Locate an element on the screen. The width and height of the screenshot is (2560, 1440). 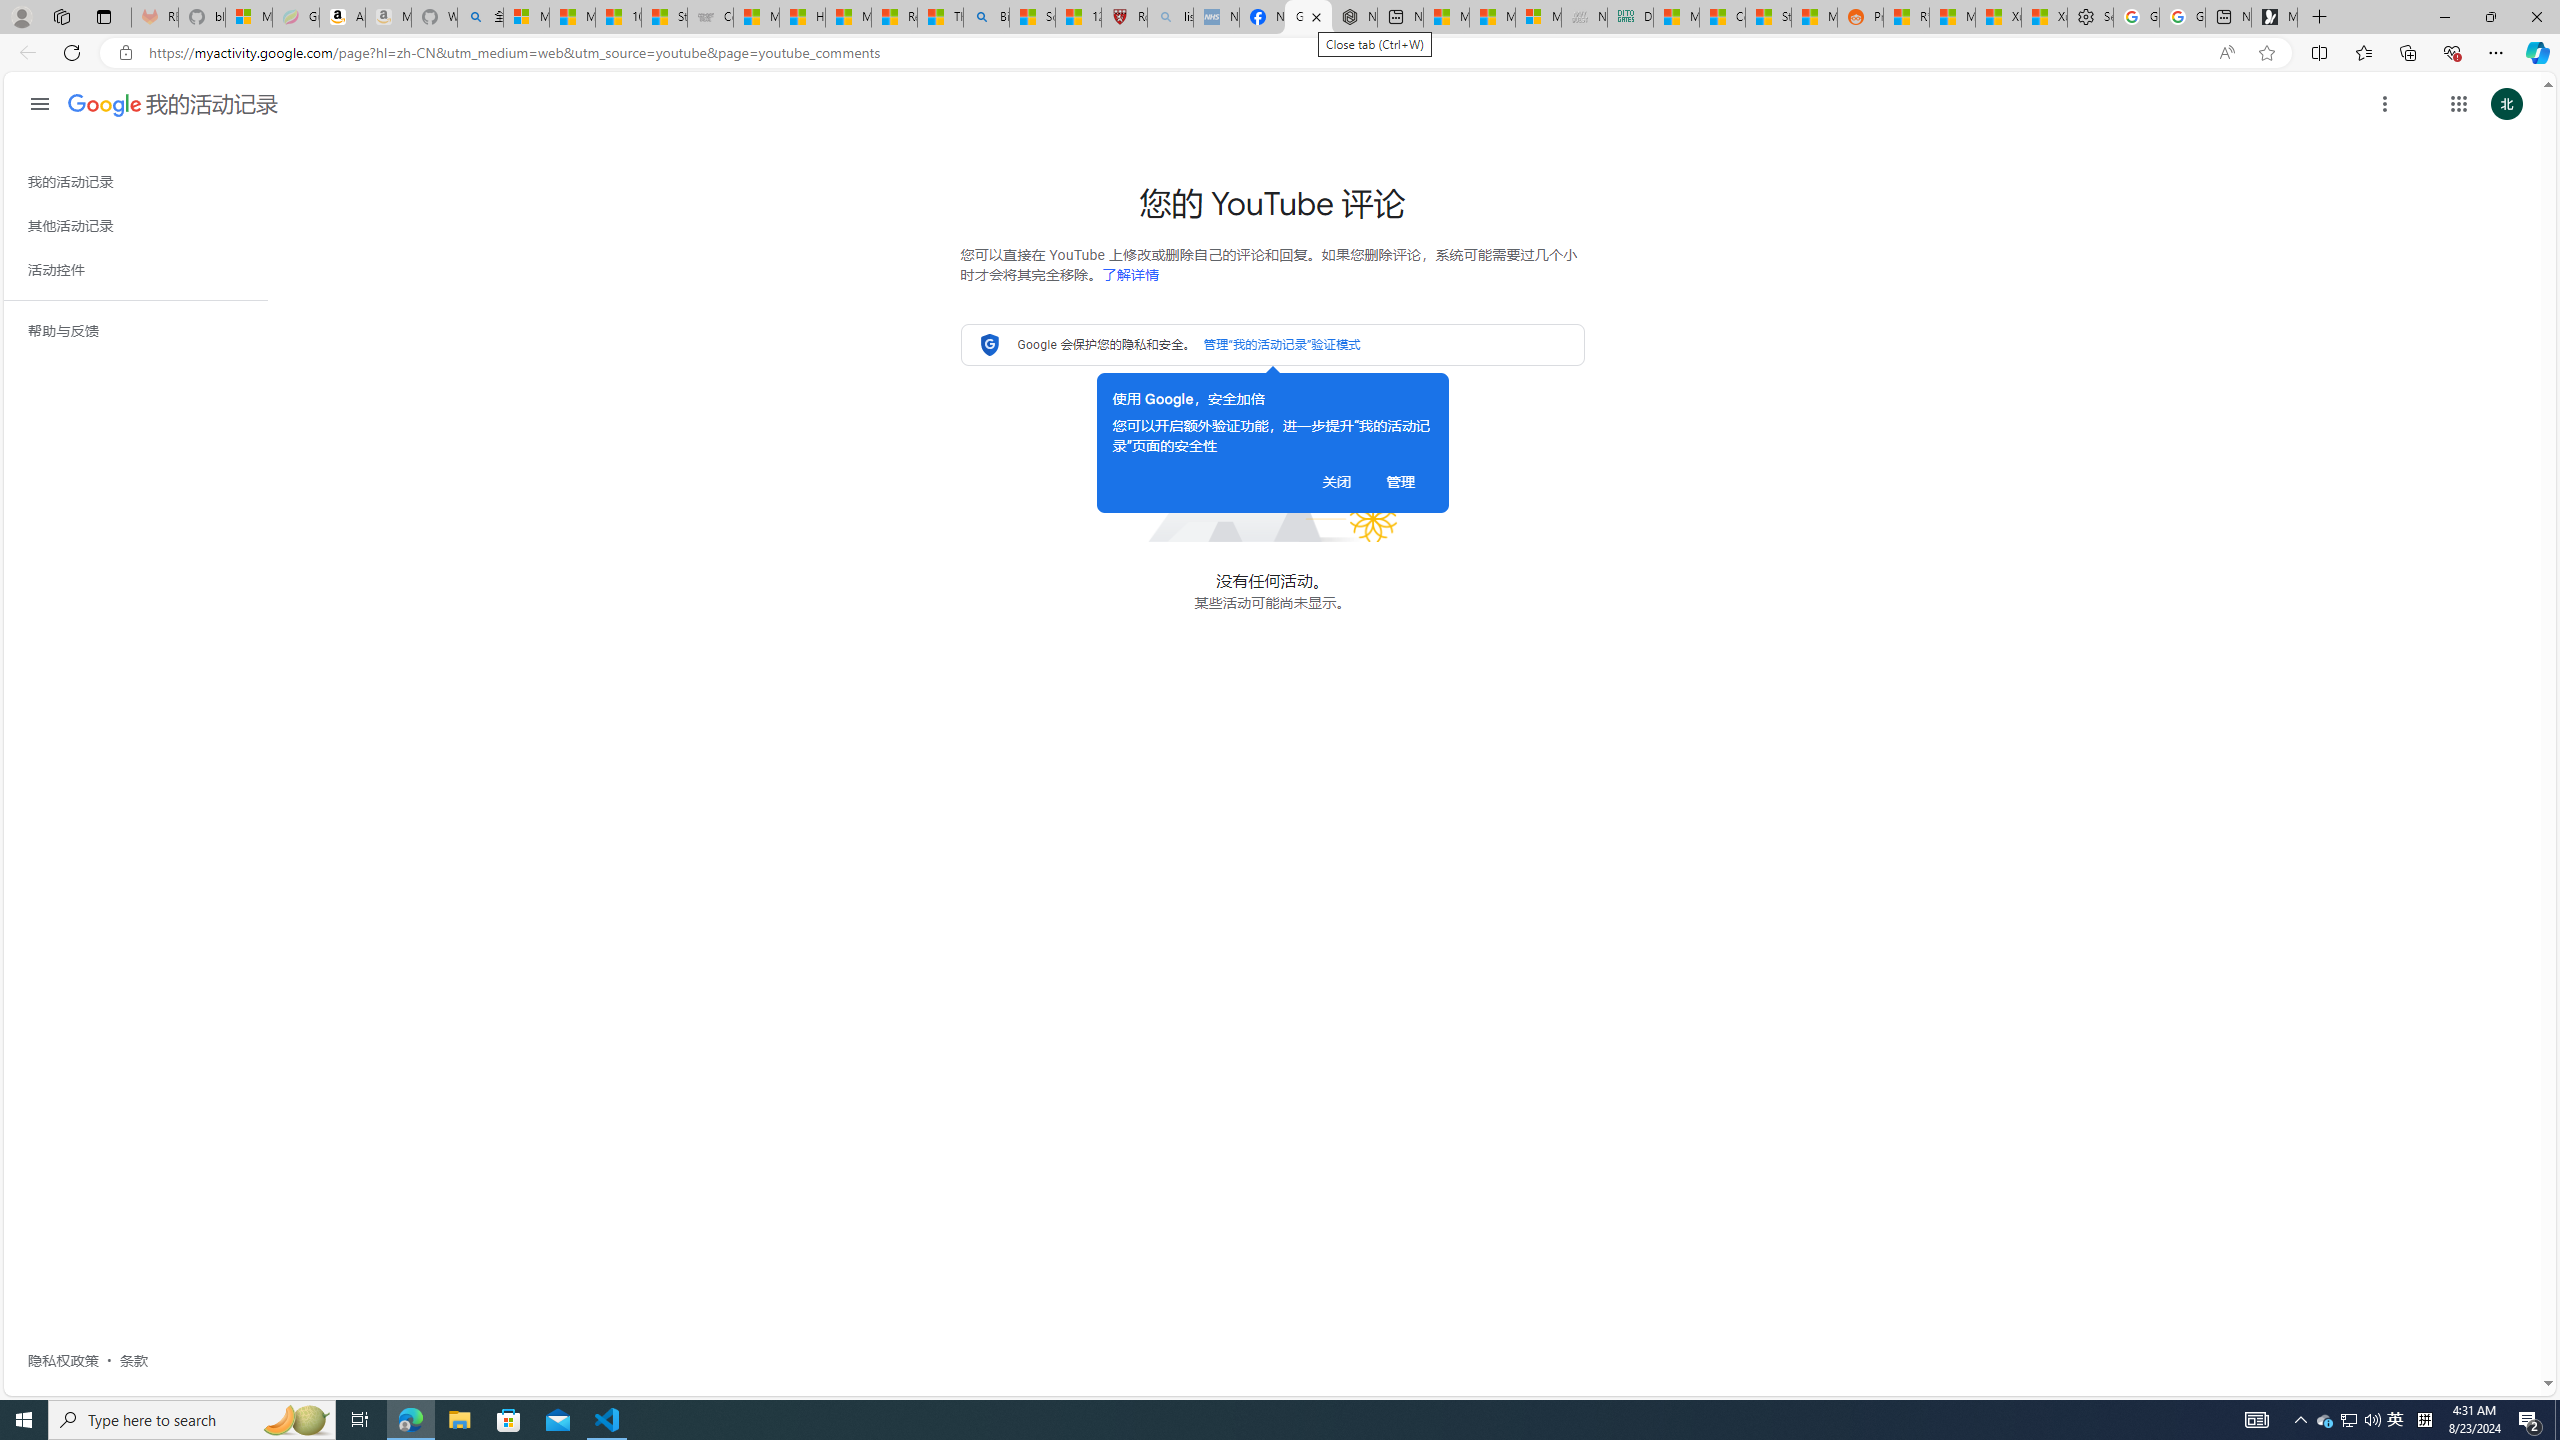
'Stocks - MSN' is located at coordinates (1768, 16).